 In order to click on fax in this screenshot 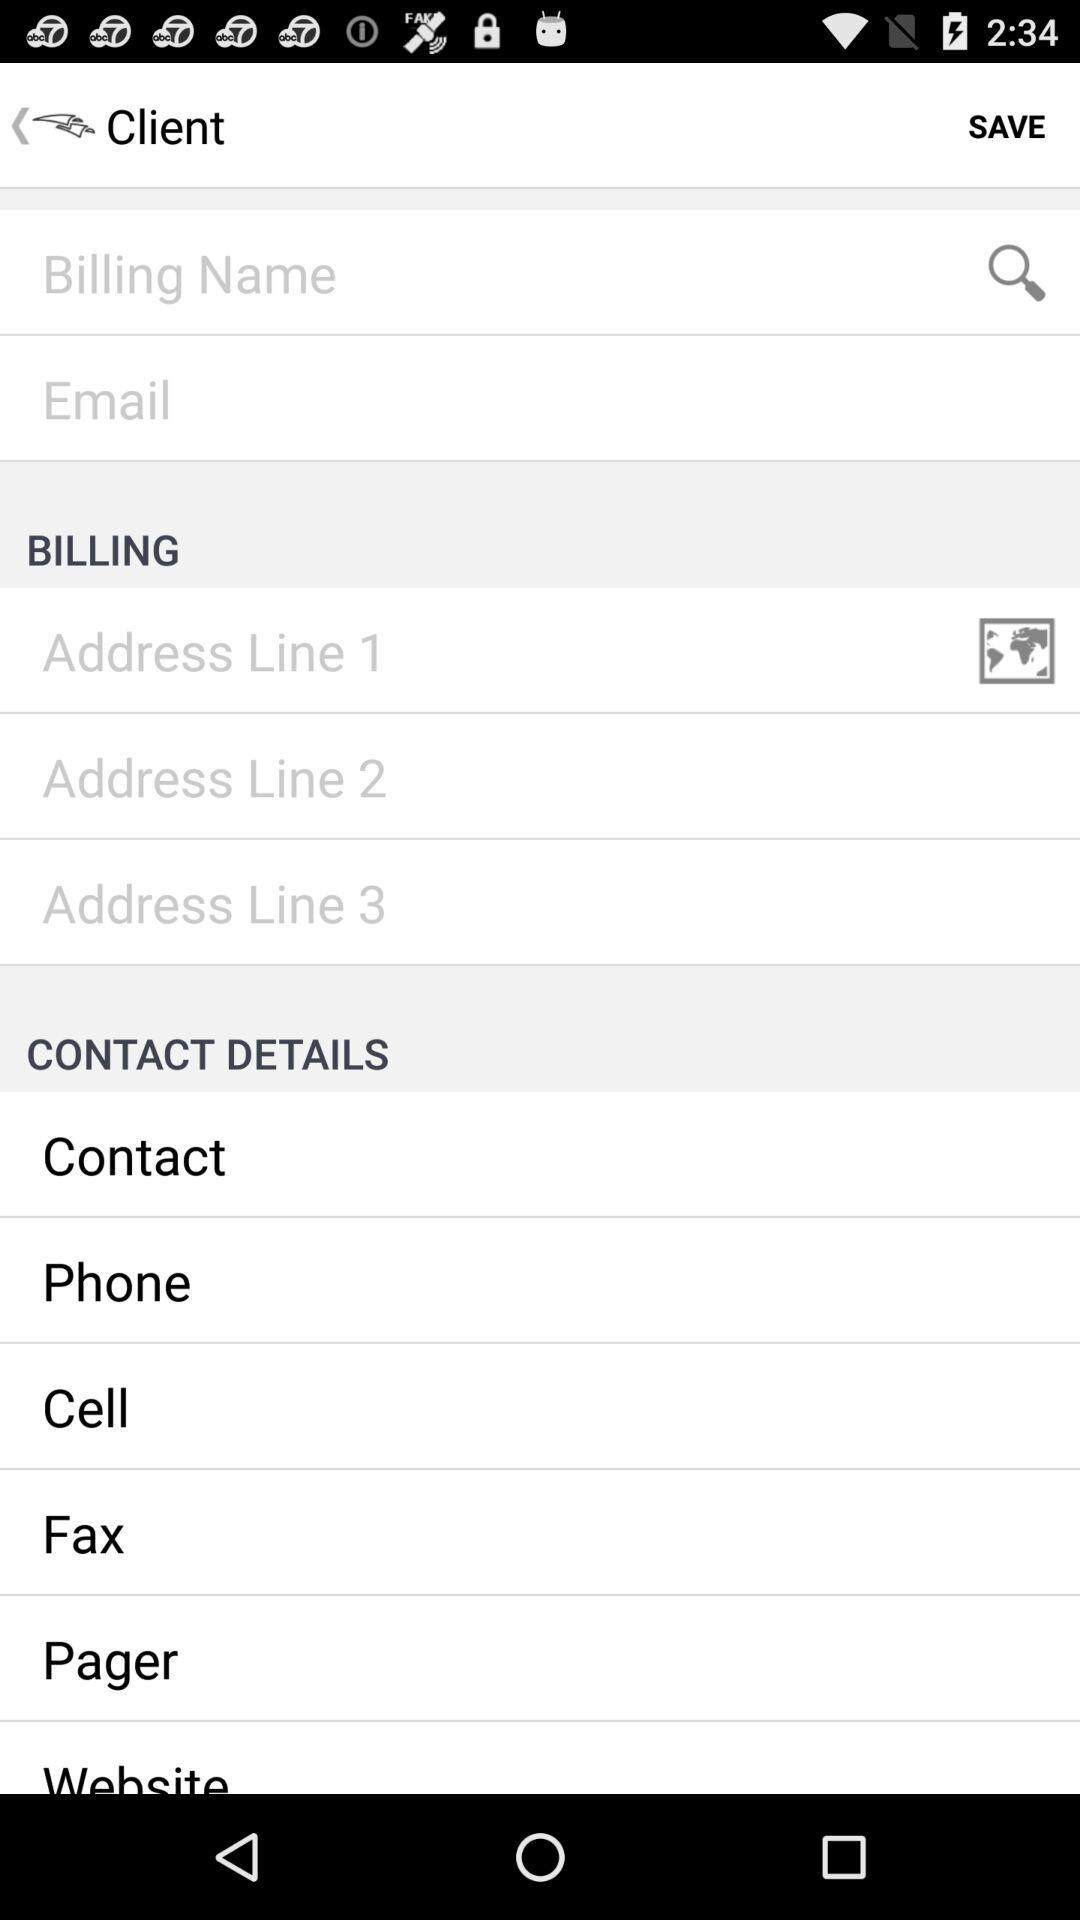, I will do `click(540, 1531)`.